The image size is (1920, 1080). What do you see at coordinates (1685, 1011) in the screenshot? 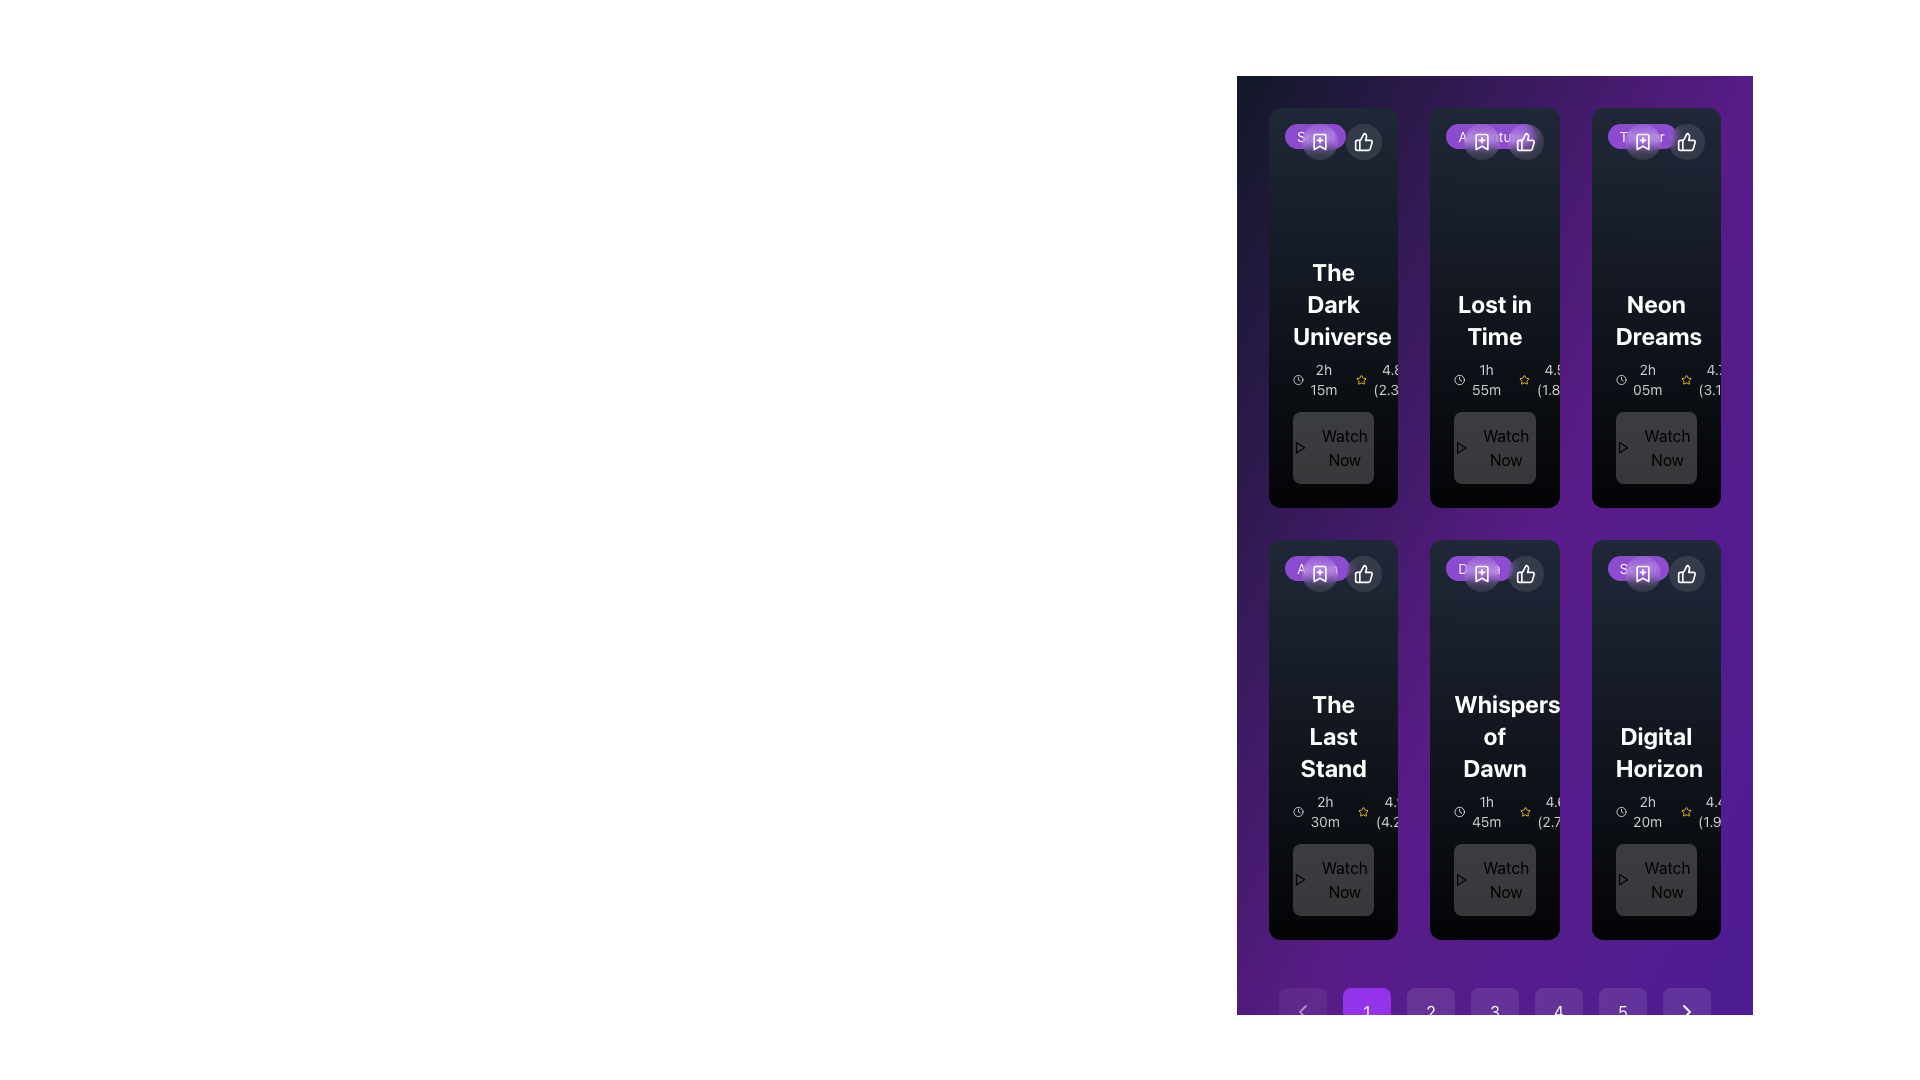
I see `the rightmost navigation button located at the bottom of the view to advance to the next page or section` at bounding box center [1685, 1011].